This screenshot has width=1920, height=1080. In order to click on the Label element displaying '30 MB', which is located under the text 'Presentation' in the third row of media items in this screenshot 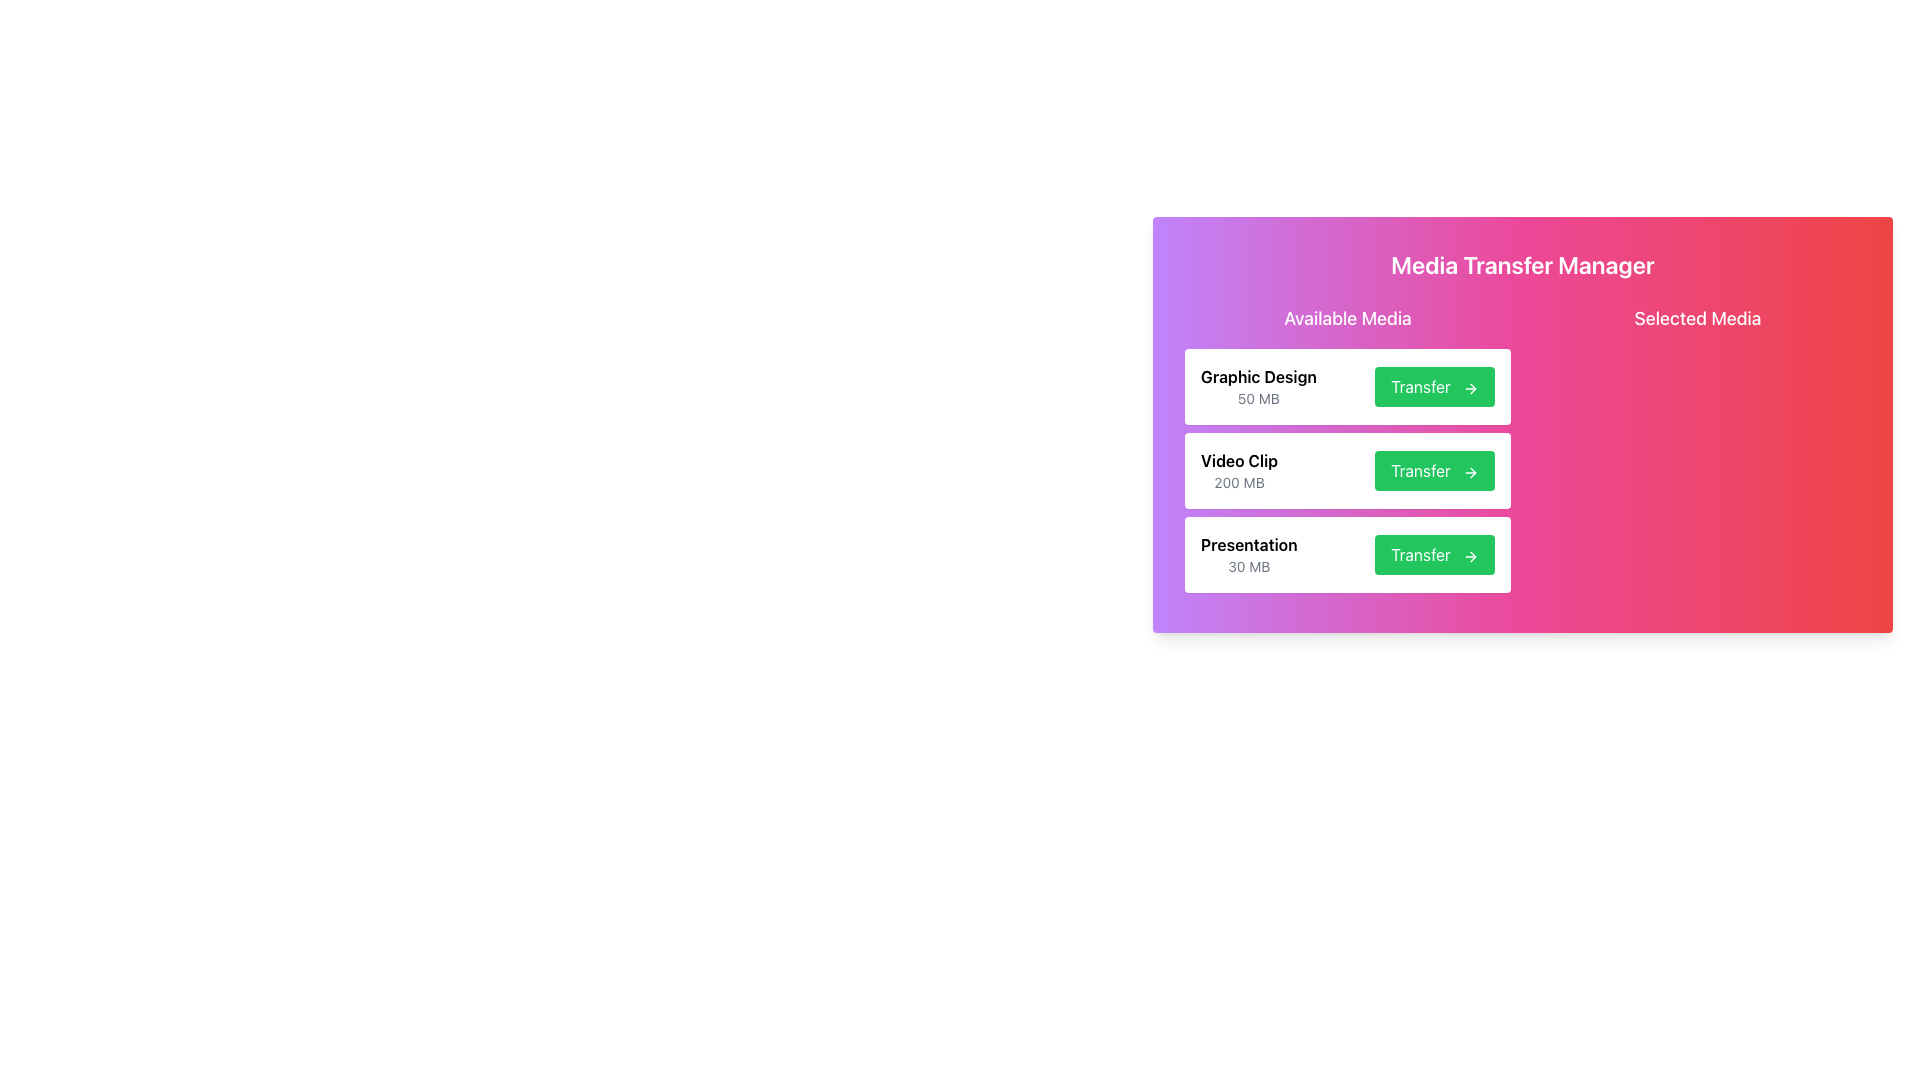, I will do `click(1248, 567)`.